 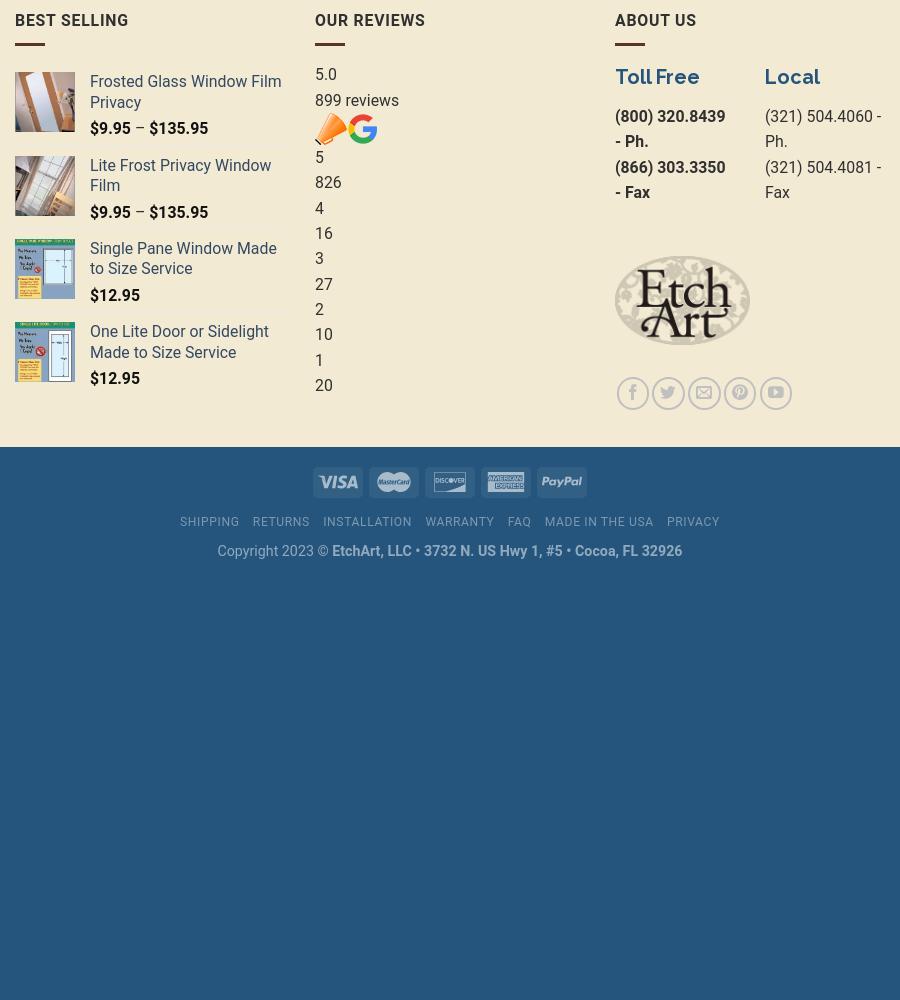 I want to click on '4', so click(x=317, y=206).